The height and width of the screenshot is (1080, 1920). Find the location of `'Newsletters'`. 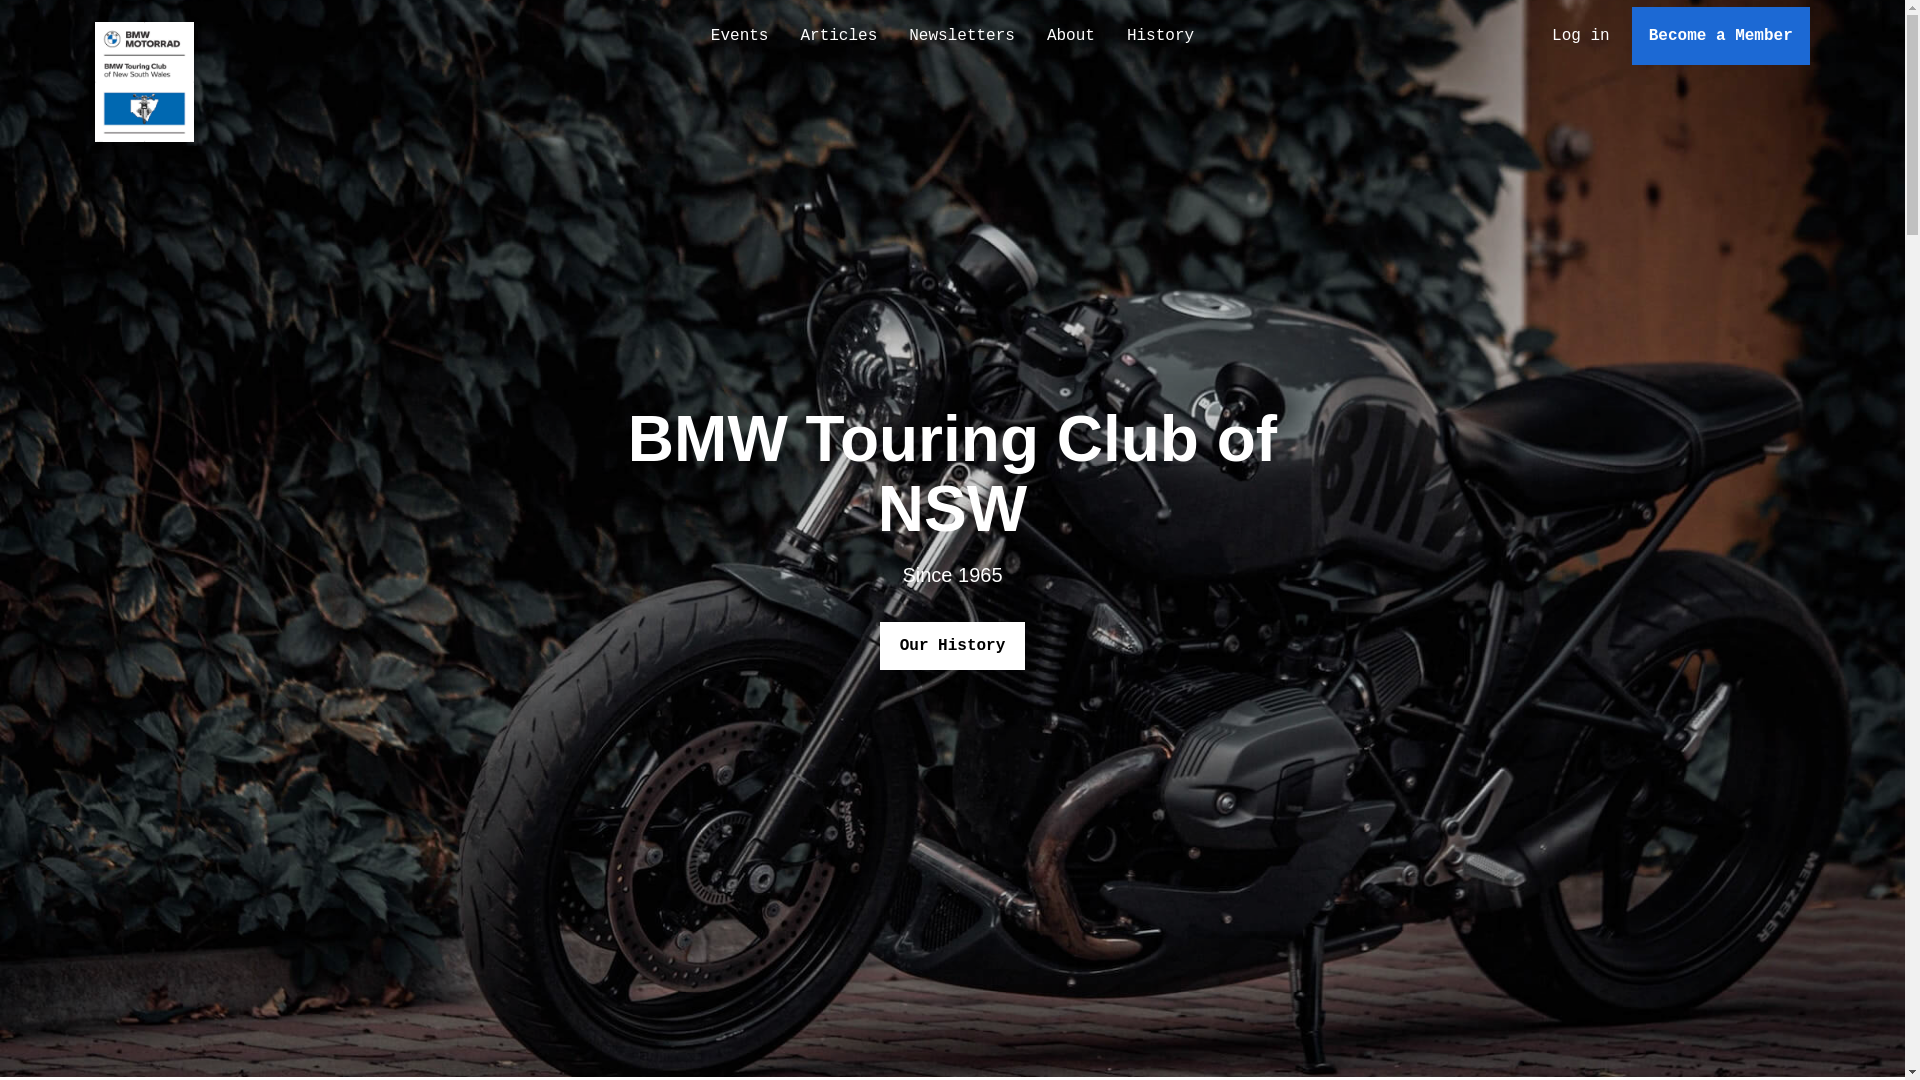

'Newsletters' is located at coordinates (961, 35).